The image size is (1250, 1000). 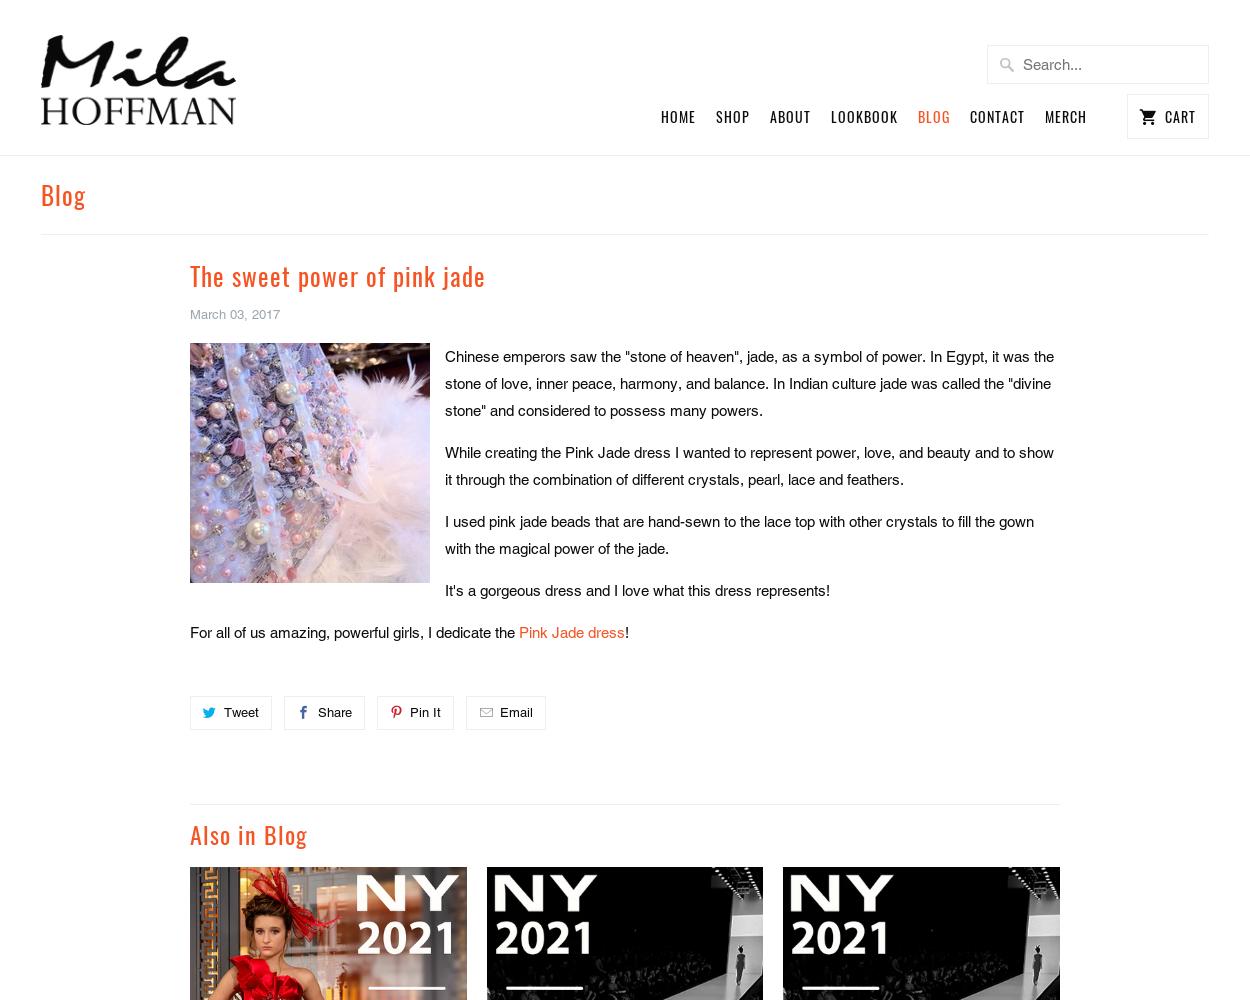 I want to click on 'Pin It', so click(x=425, y=710).